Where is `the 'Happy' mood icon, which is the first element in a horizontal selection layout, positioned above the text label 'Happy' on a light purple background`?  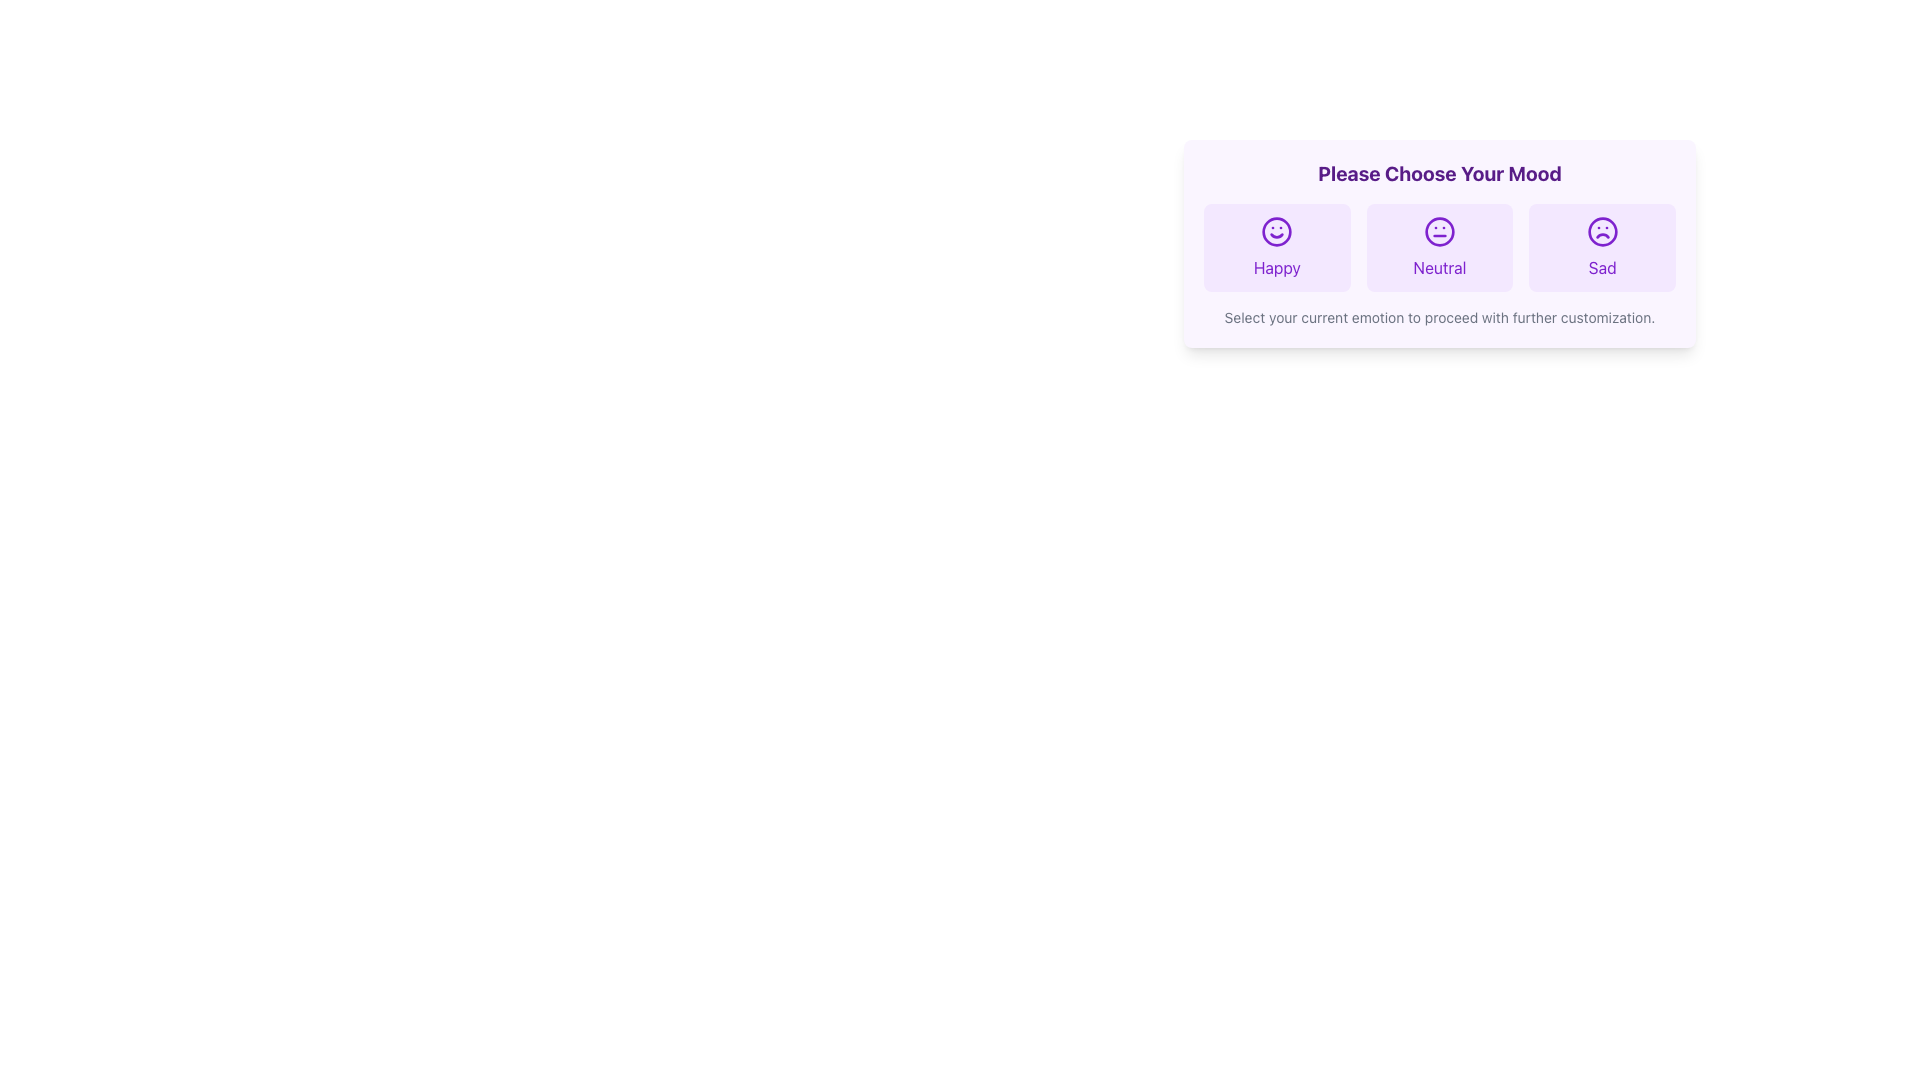
the 'Happy' mood icon, which is the first element in a horizontal selection layout, positioned above the text label 'Happy' on a light purple background is located at coordinates (1276, 230).